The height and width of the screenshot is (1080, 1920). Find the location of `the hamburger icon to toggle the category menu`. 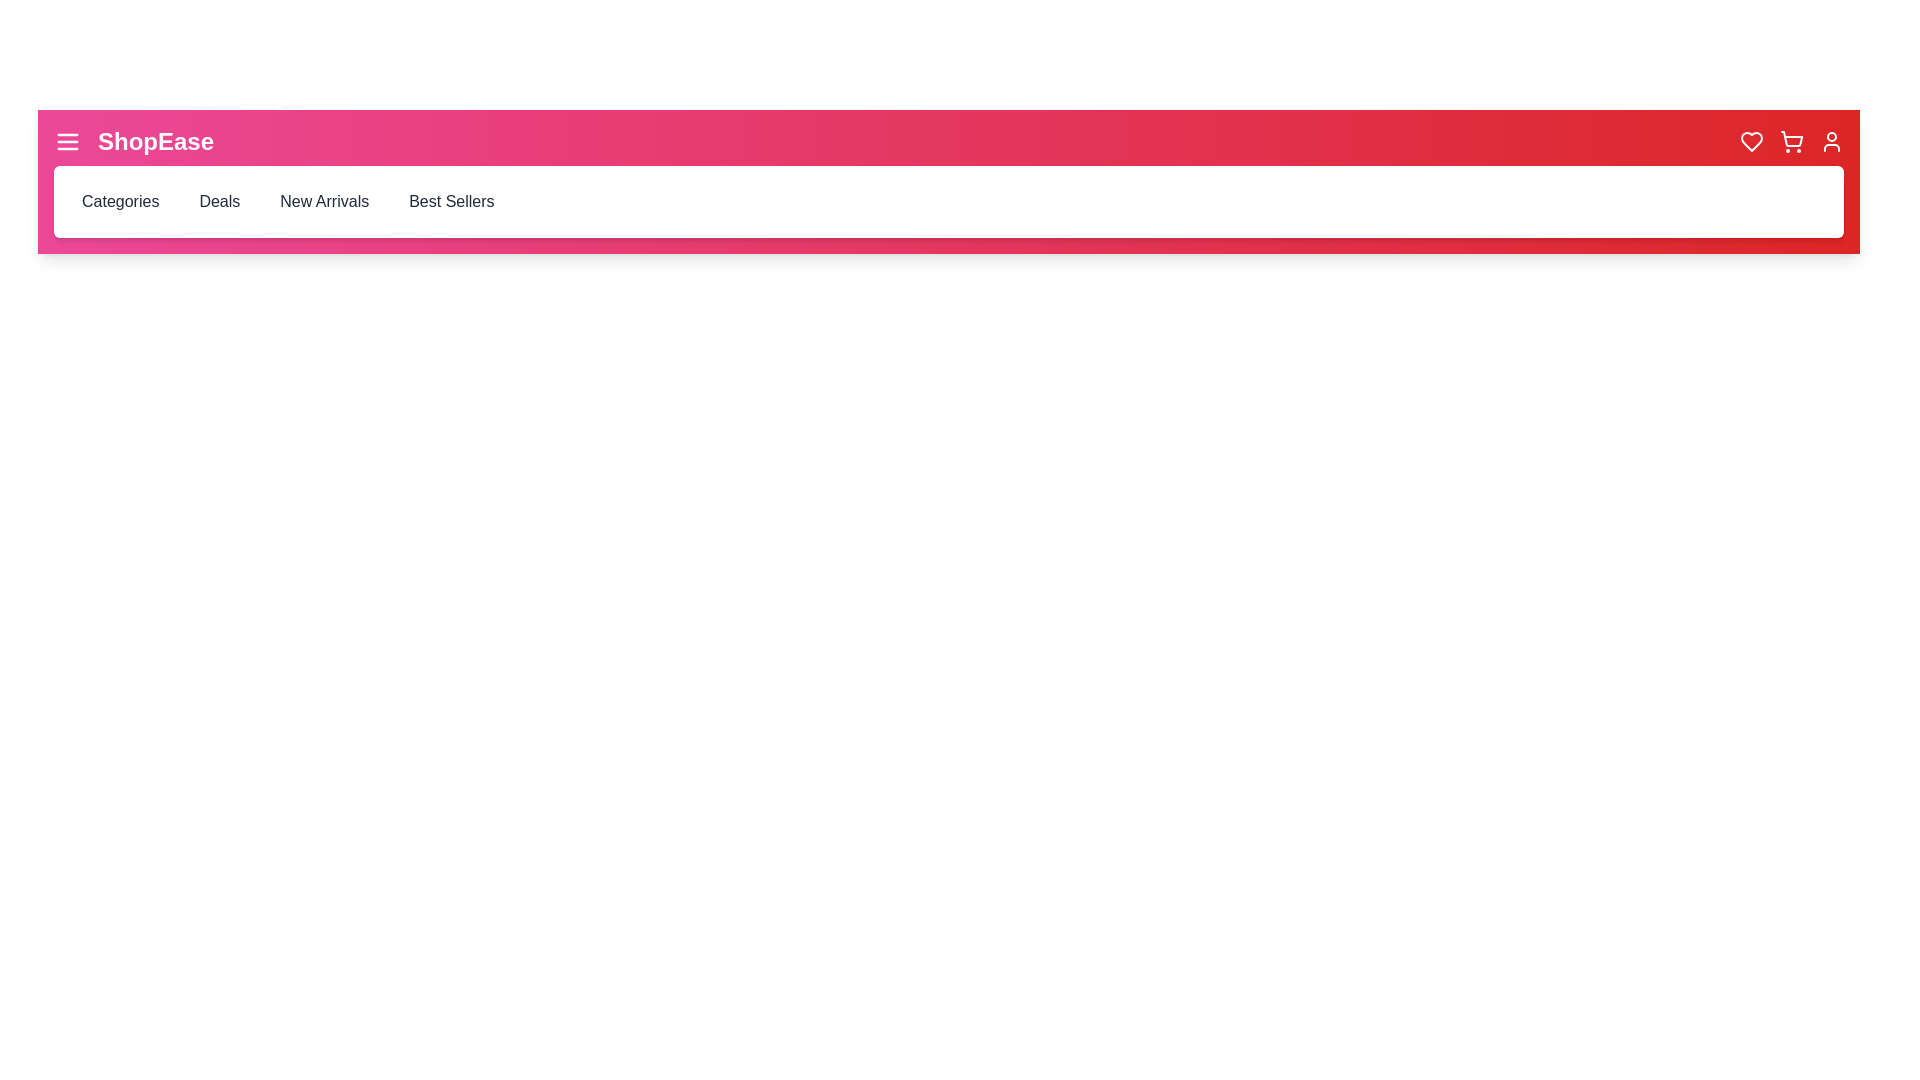

the hamburger icon to toggle the category menu is located at coordinates (67, 141).